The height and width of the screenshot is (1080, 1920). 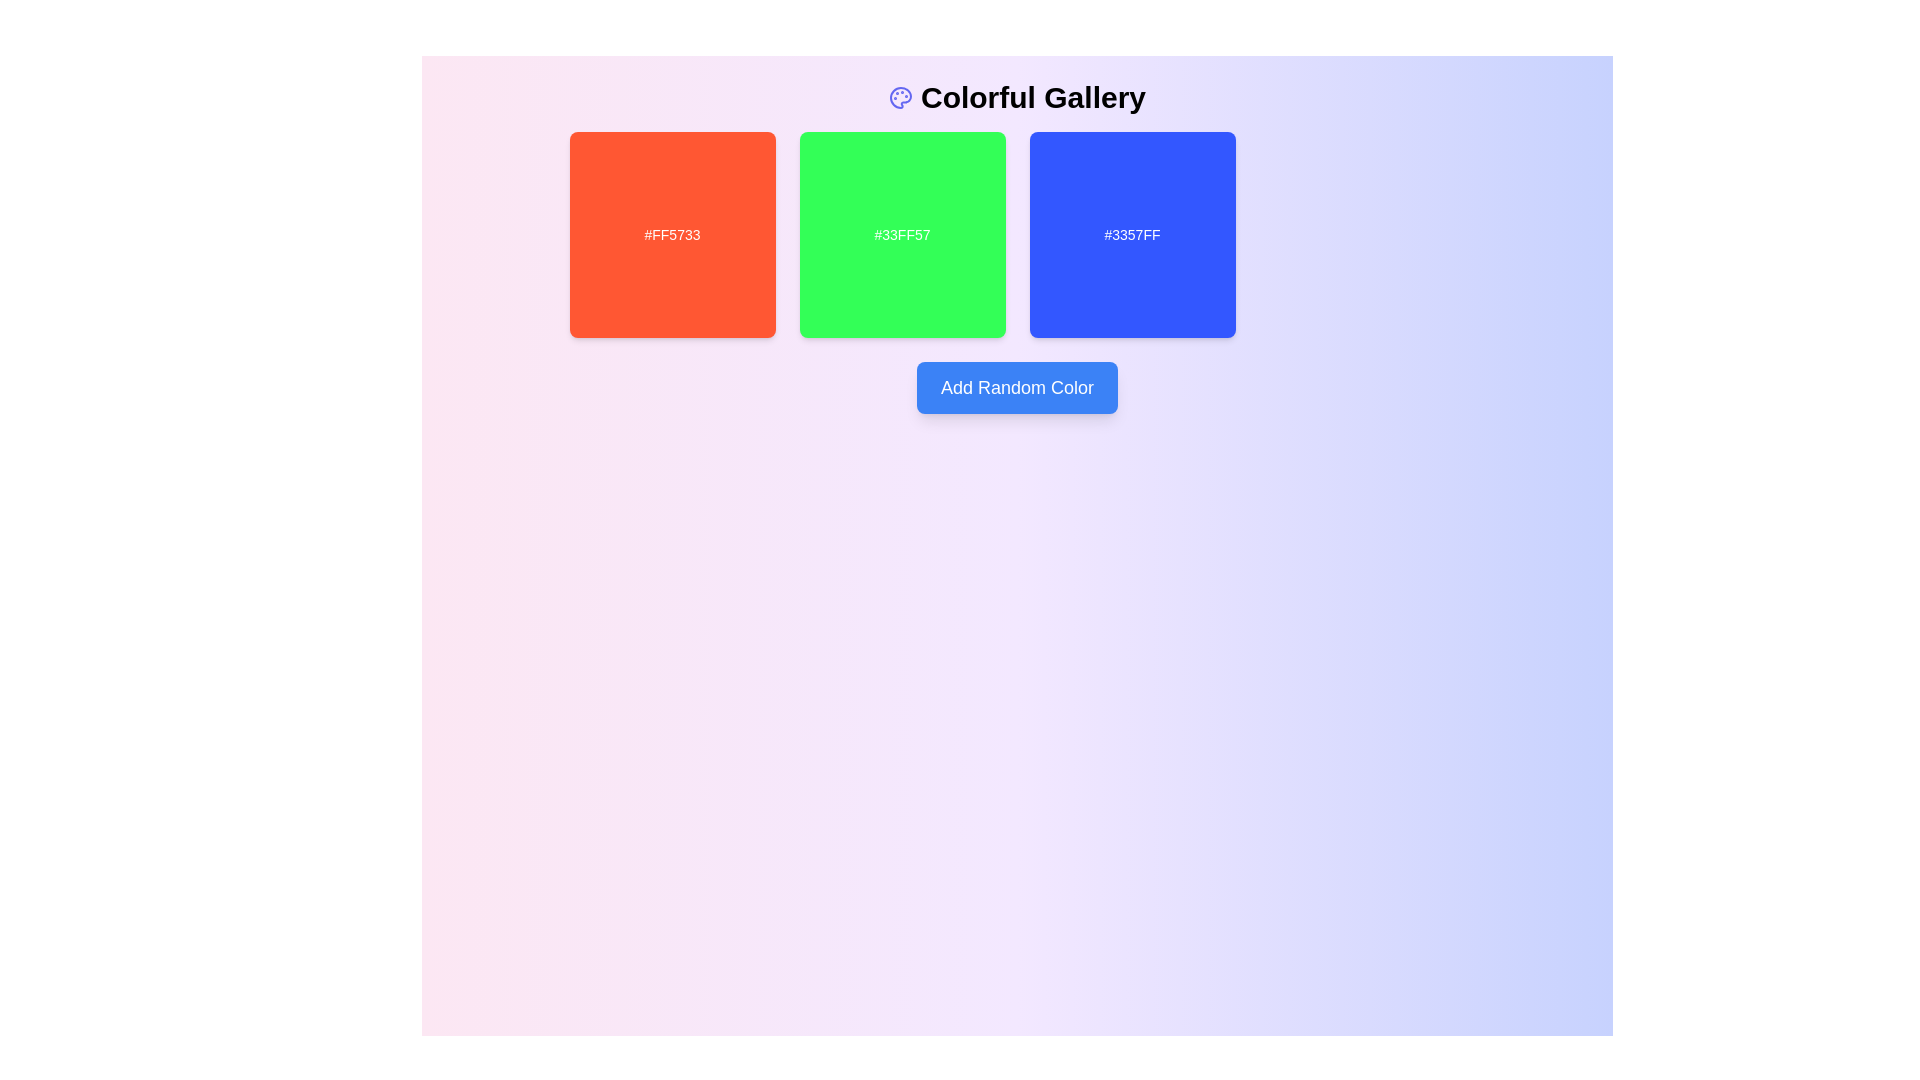 What do you see at coordinates (1017, 97) in the screenshot?
I see `the text heading with an icon that serves as the title for the interface, located at the top of the interface above a grid of colored blocks` at bounding box center [1017, 97].